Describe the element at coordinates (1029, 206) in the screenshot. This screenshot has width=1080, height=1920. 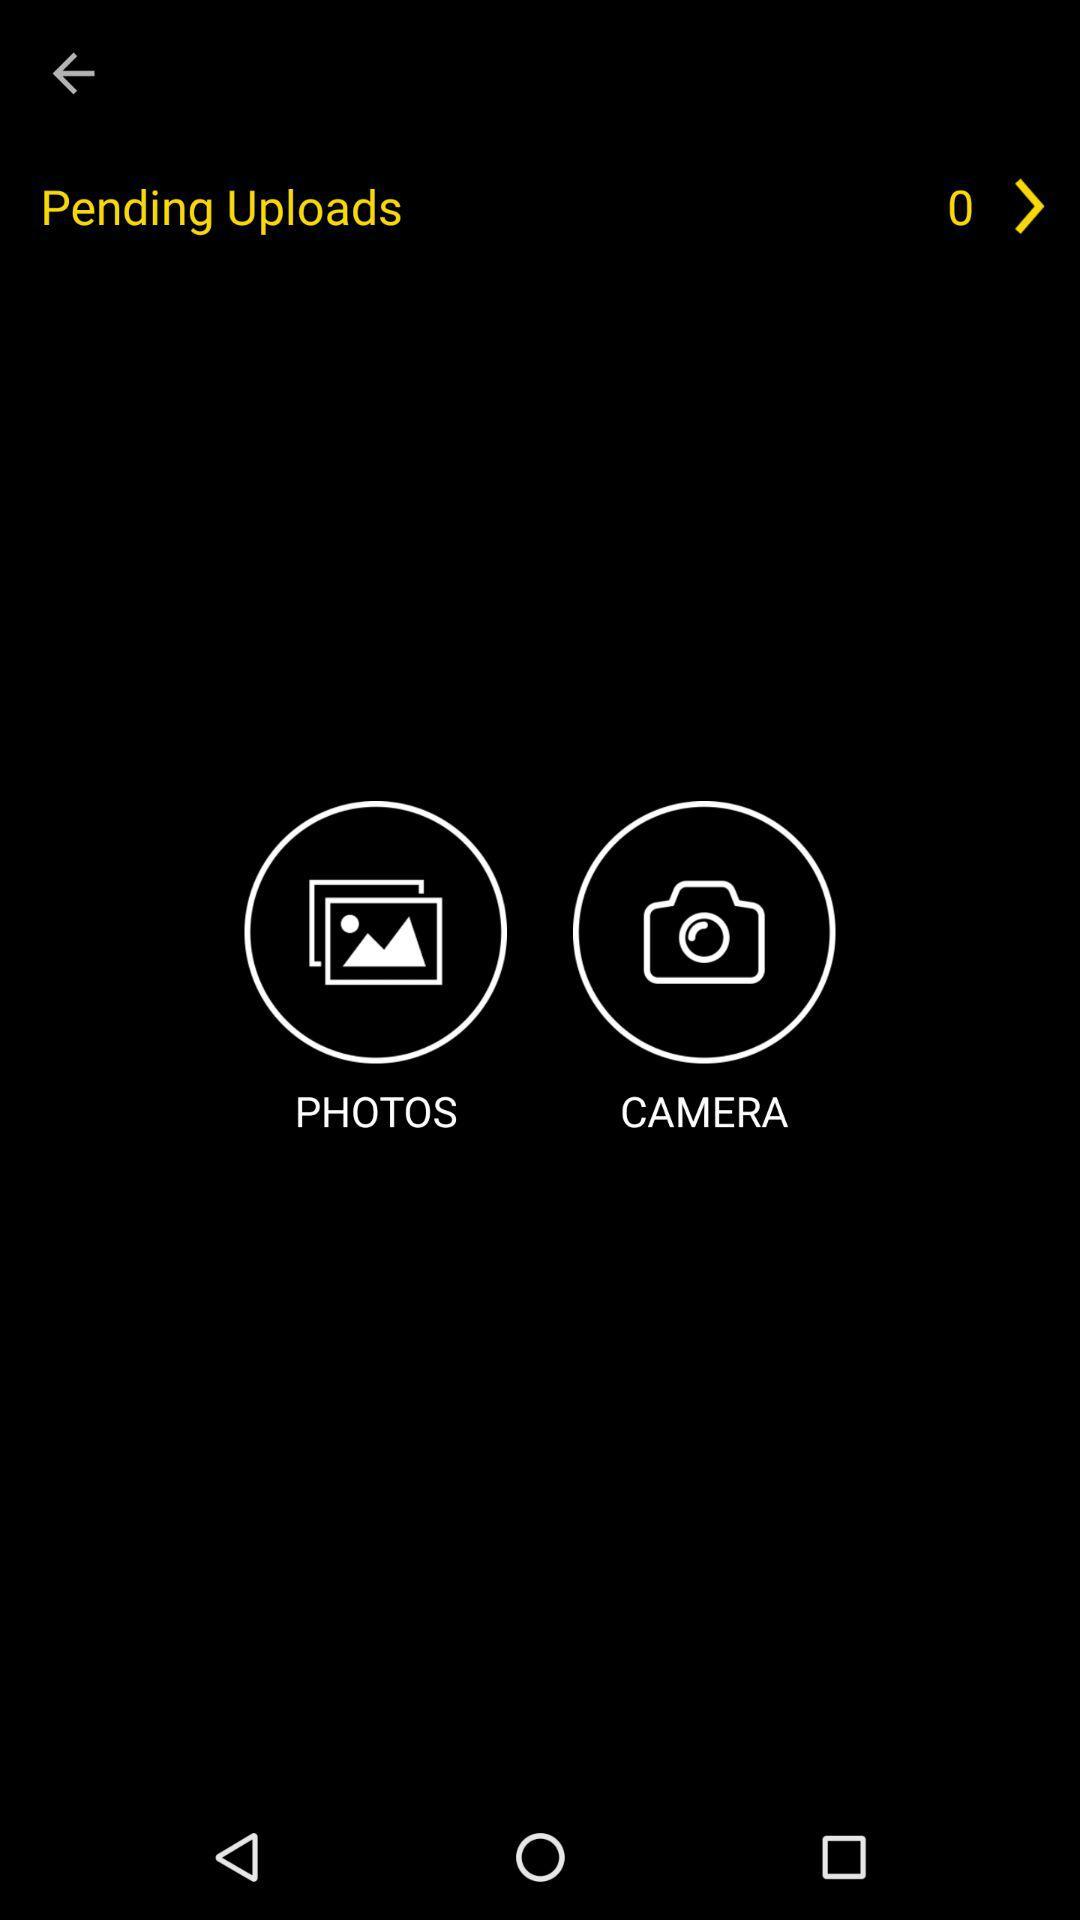
I see `the arrow_forward icon` at that location.